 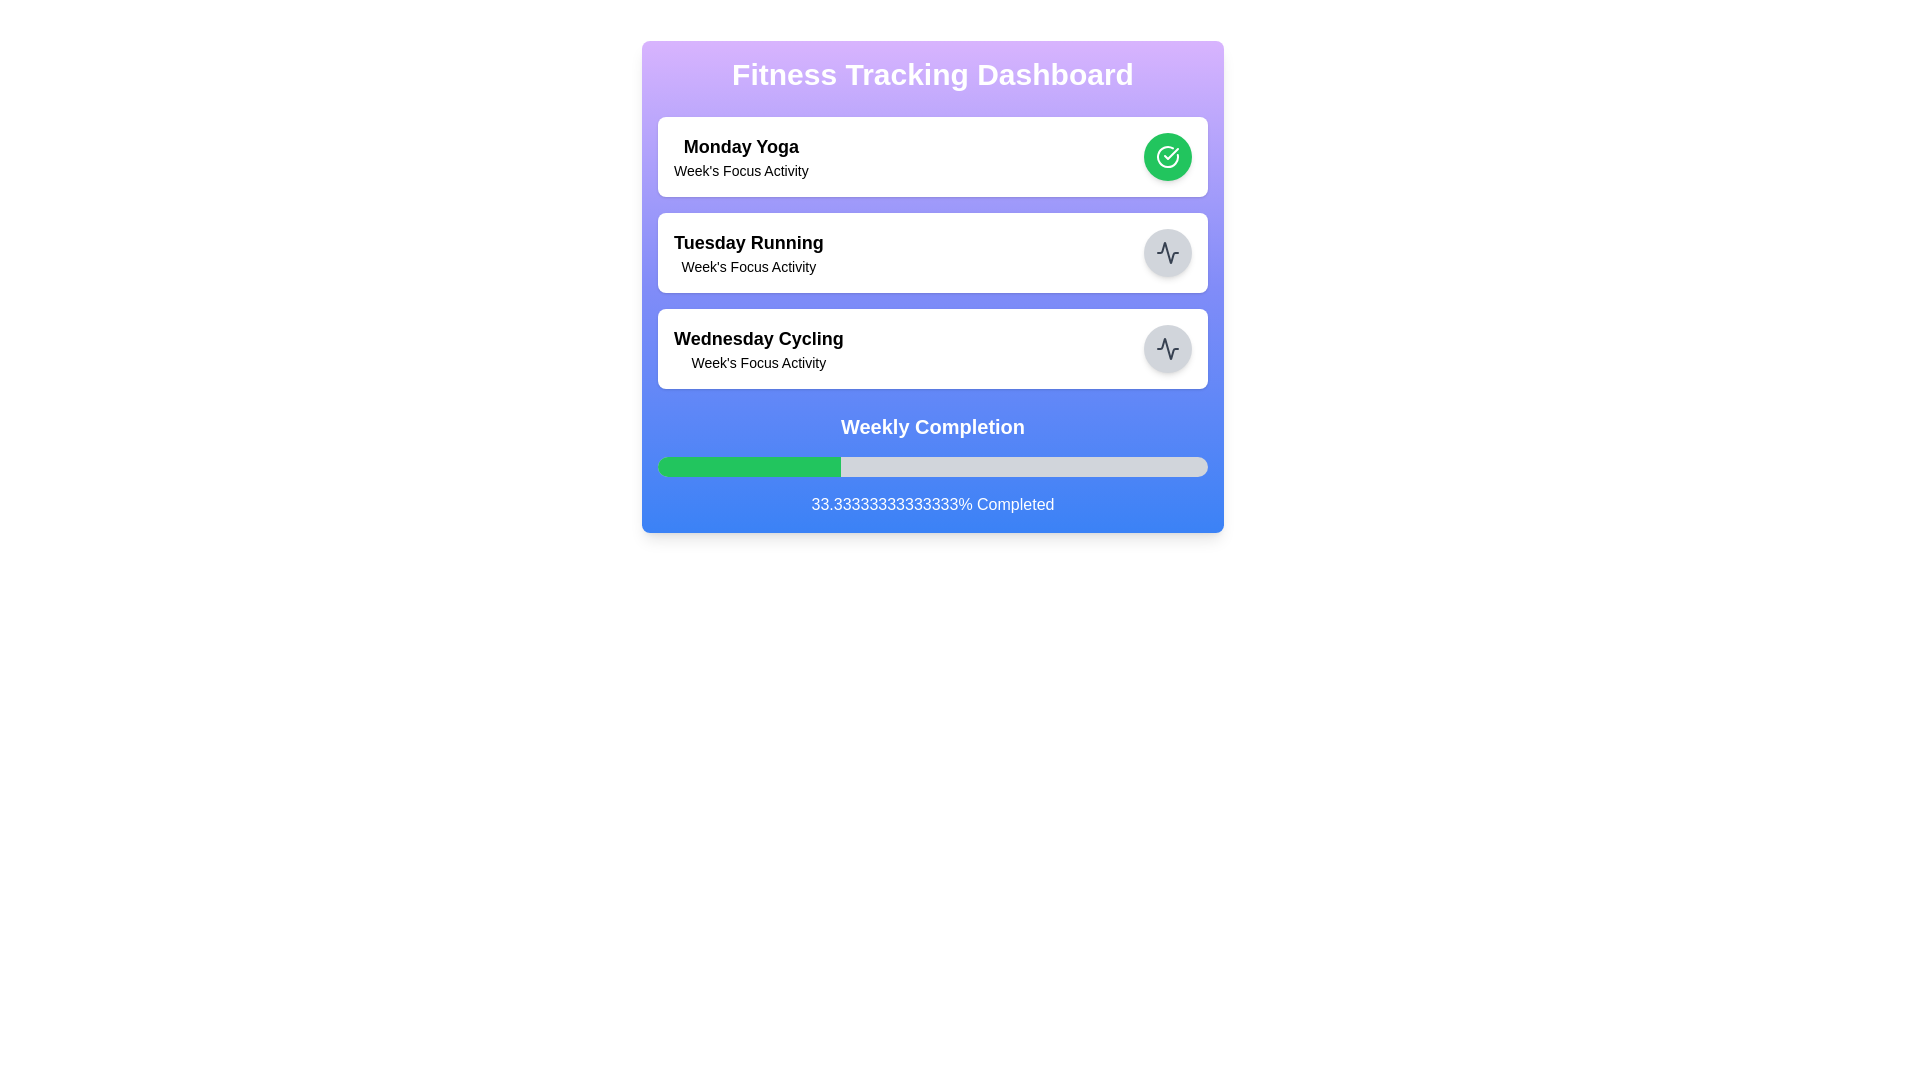 I want to click on the text label displaying '33.33333333333333% Completed', which is positioned below the progress bar in the 'Weekly Completion' section, so click(x=931, y=504).